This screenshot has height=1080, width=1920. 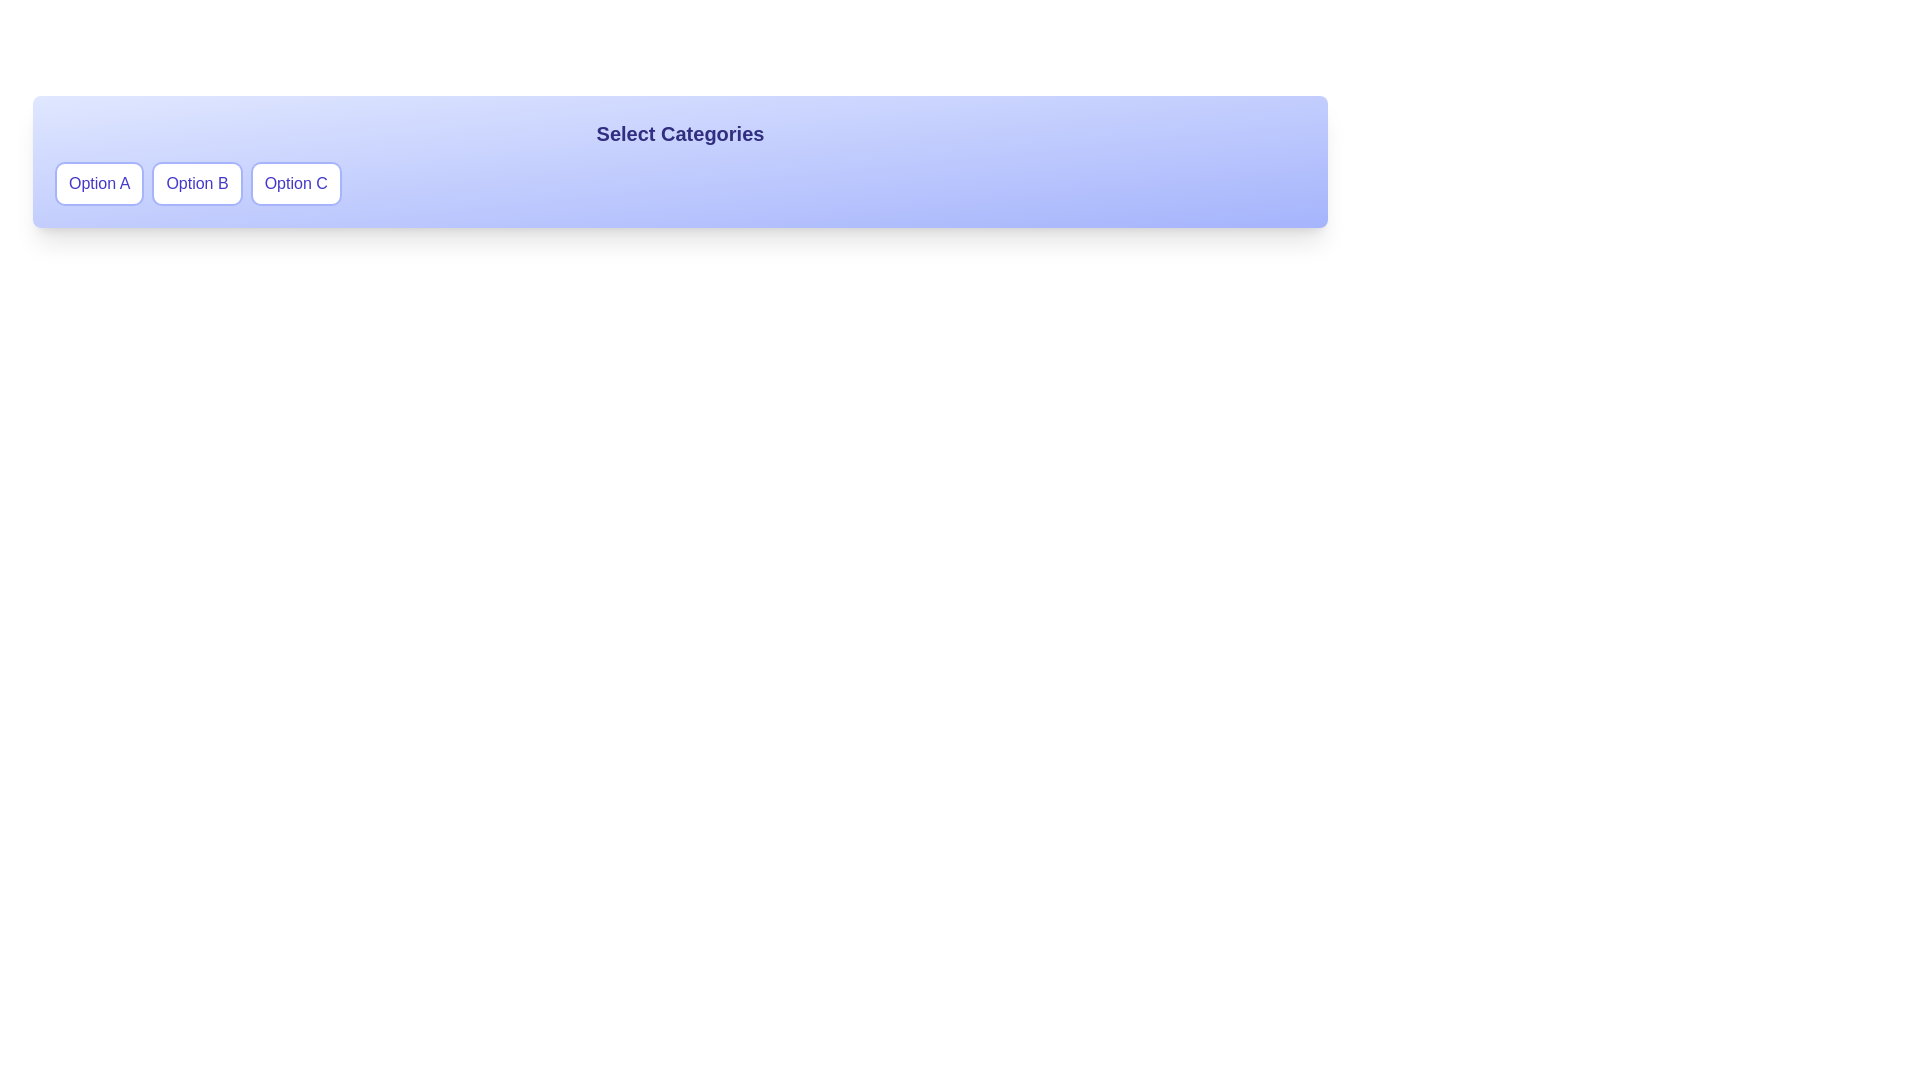 I want to click on the button labeled Option B to observe any visual change, so click(x=197, y=184).